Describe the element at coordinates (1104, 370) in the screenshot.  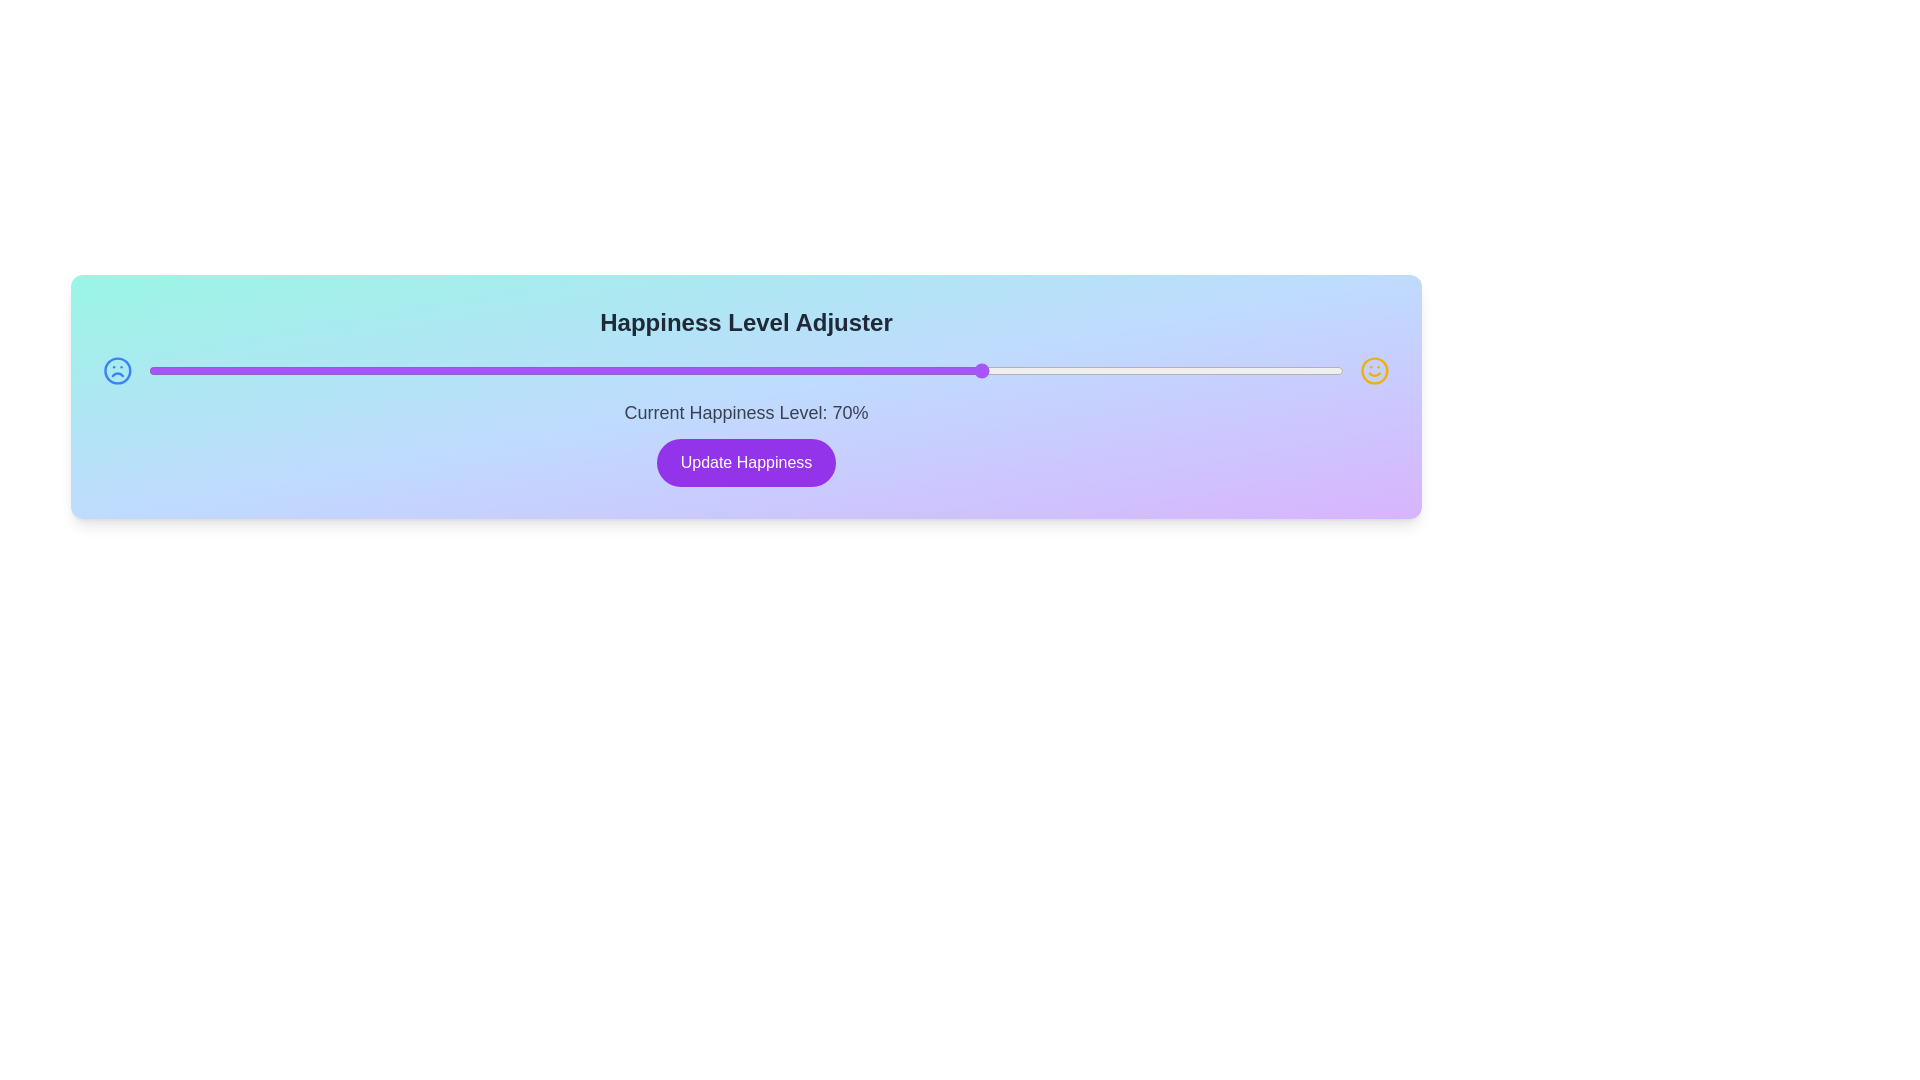
I see `the happiness level to 80% by moving the slider` at that location.